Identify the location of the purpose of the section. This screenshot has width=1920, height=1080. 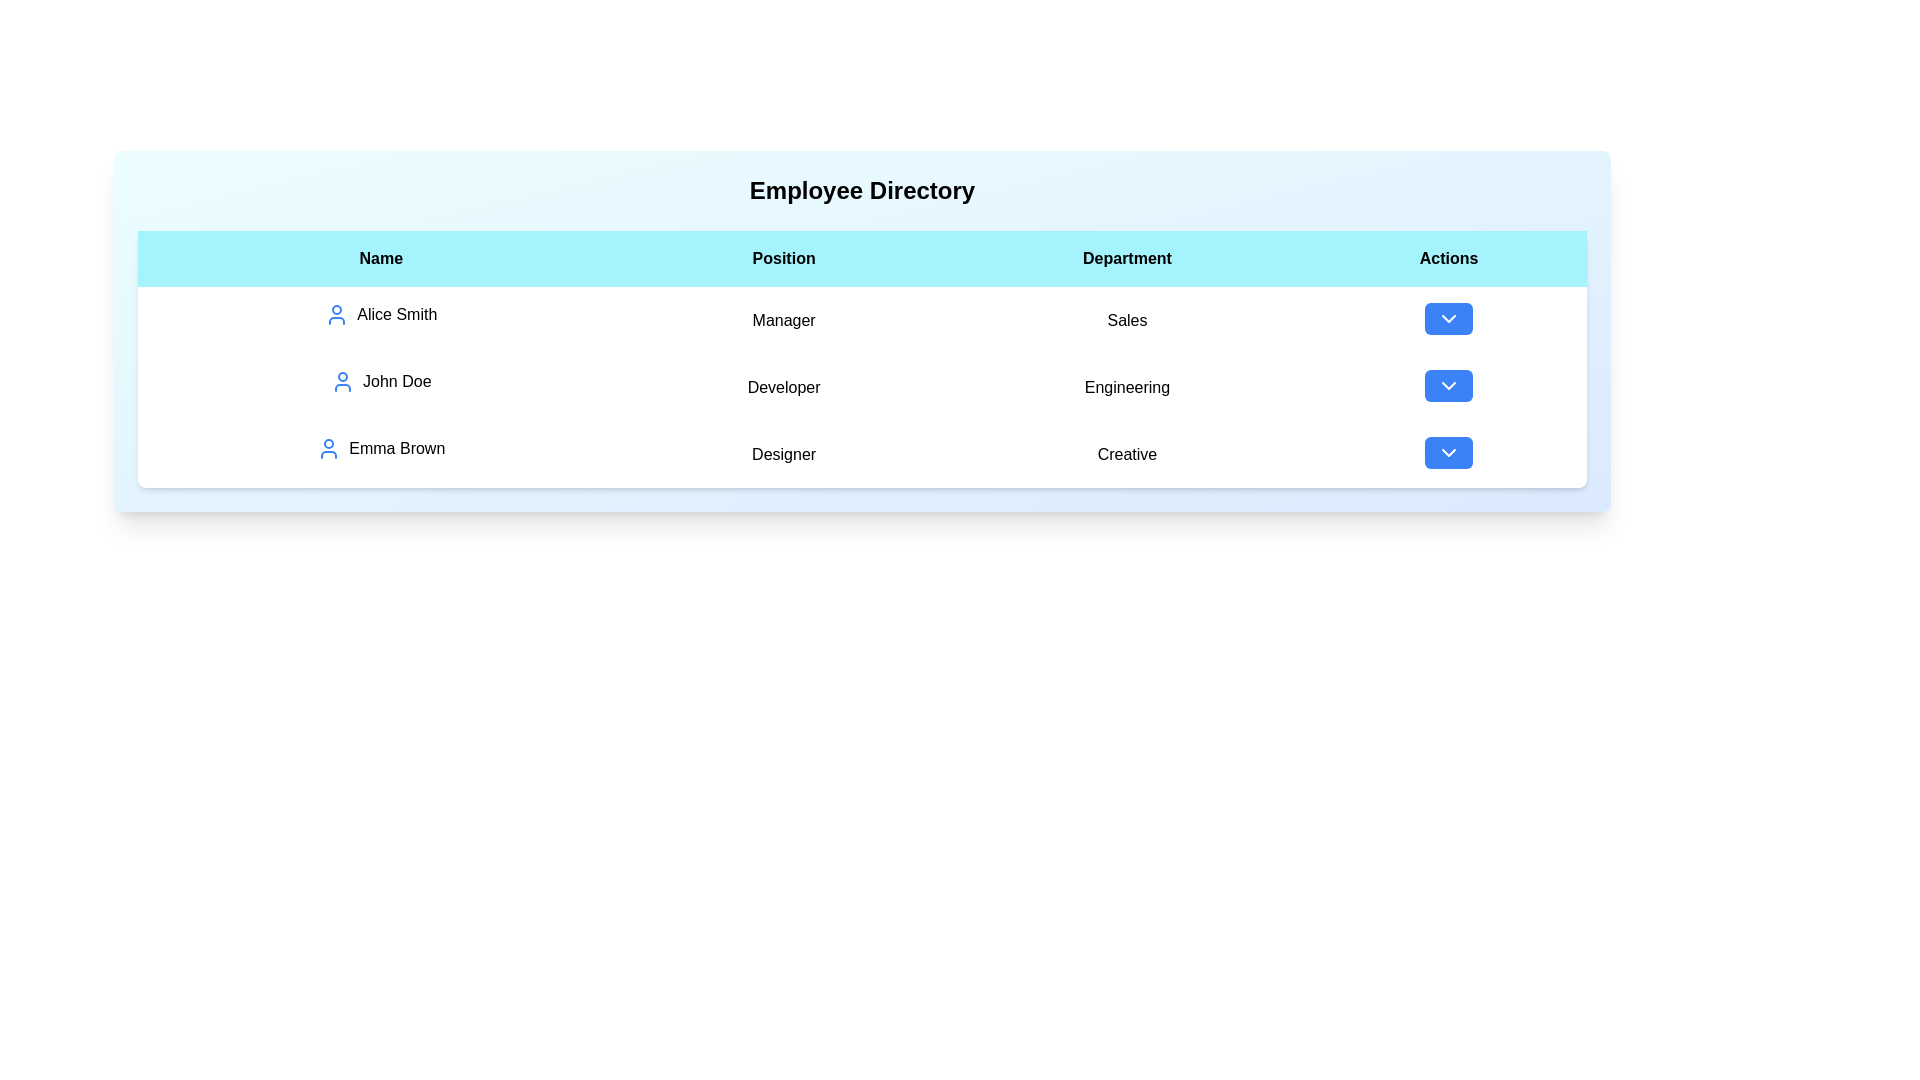
(862, 191).